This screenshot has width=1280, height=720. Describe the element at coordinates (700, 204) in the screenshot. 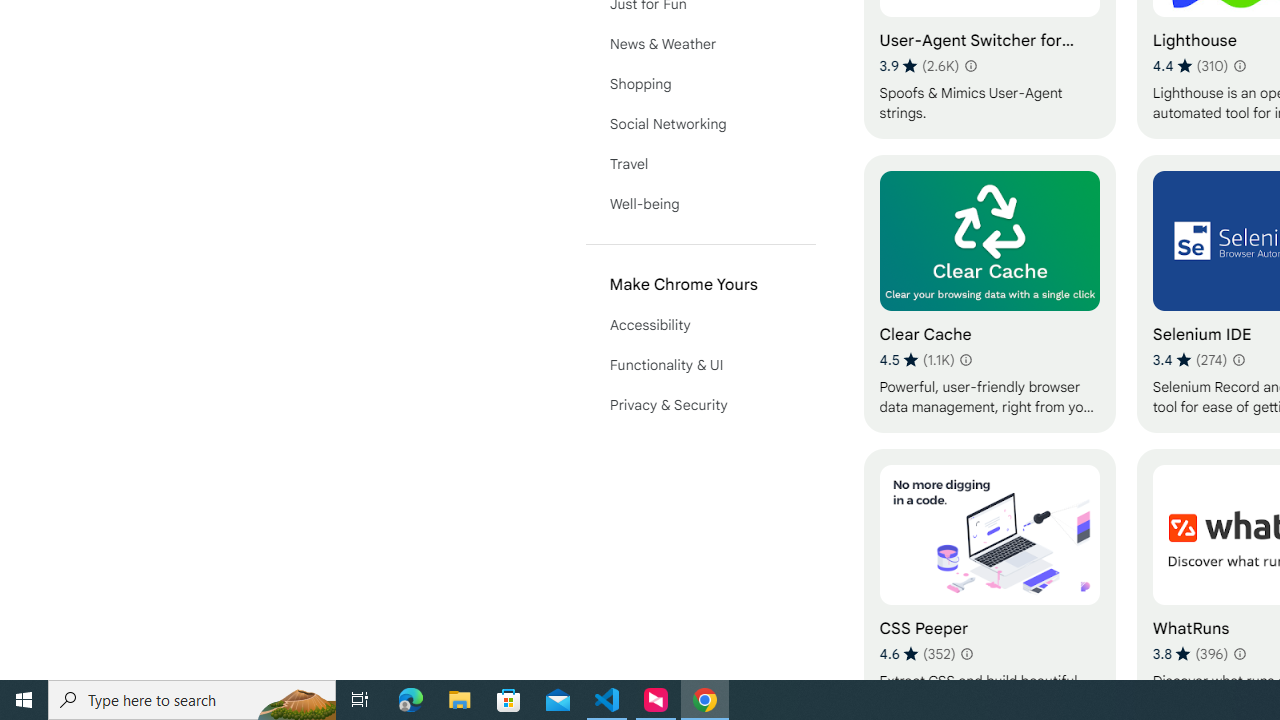

I see `'Well-being'` at that location.